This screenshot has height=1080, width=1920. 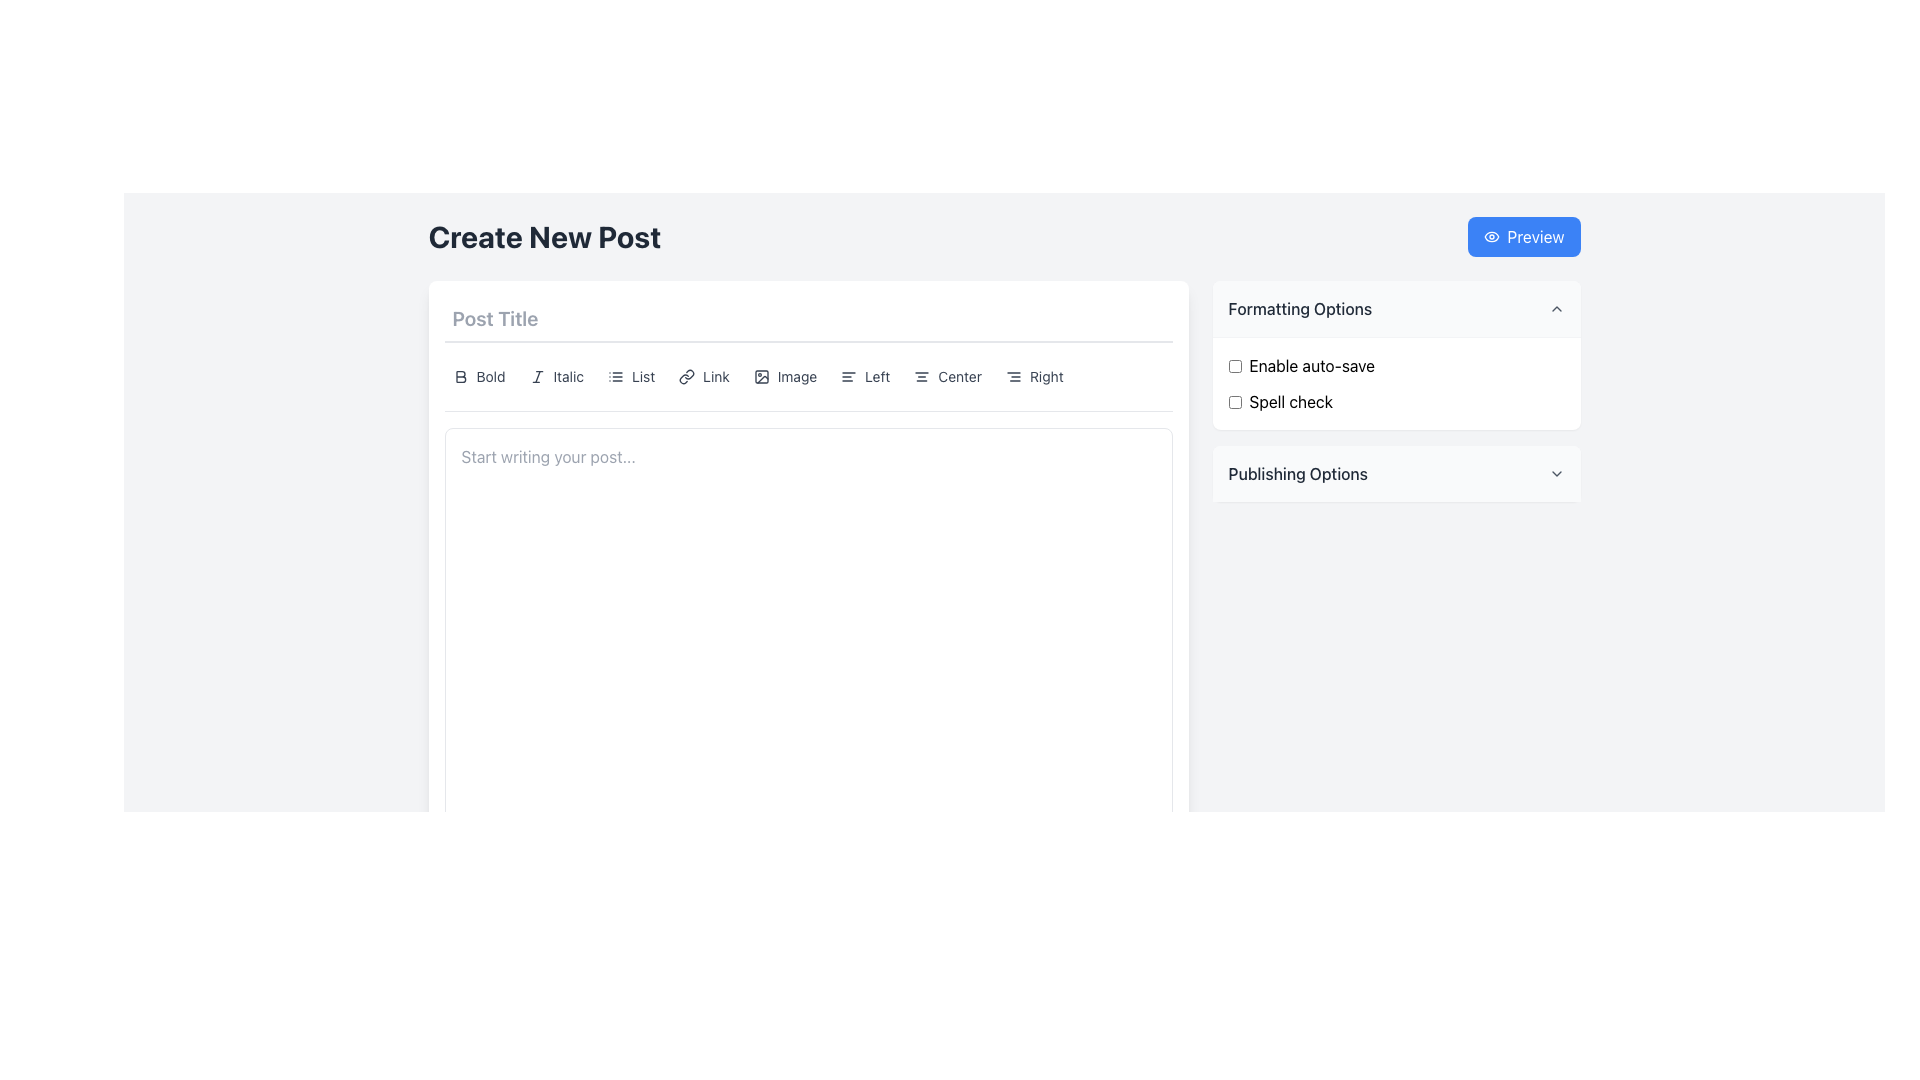 I want to click on the right text alignment icon in the toolbar, so click(x=1013, y=377).